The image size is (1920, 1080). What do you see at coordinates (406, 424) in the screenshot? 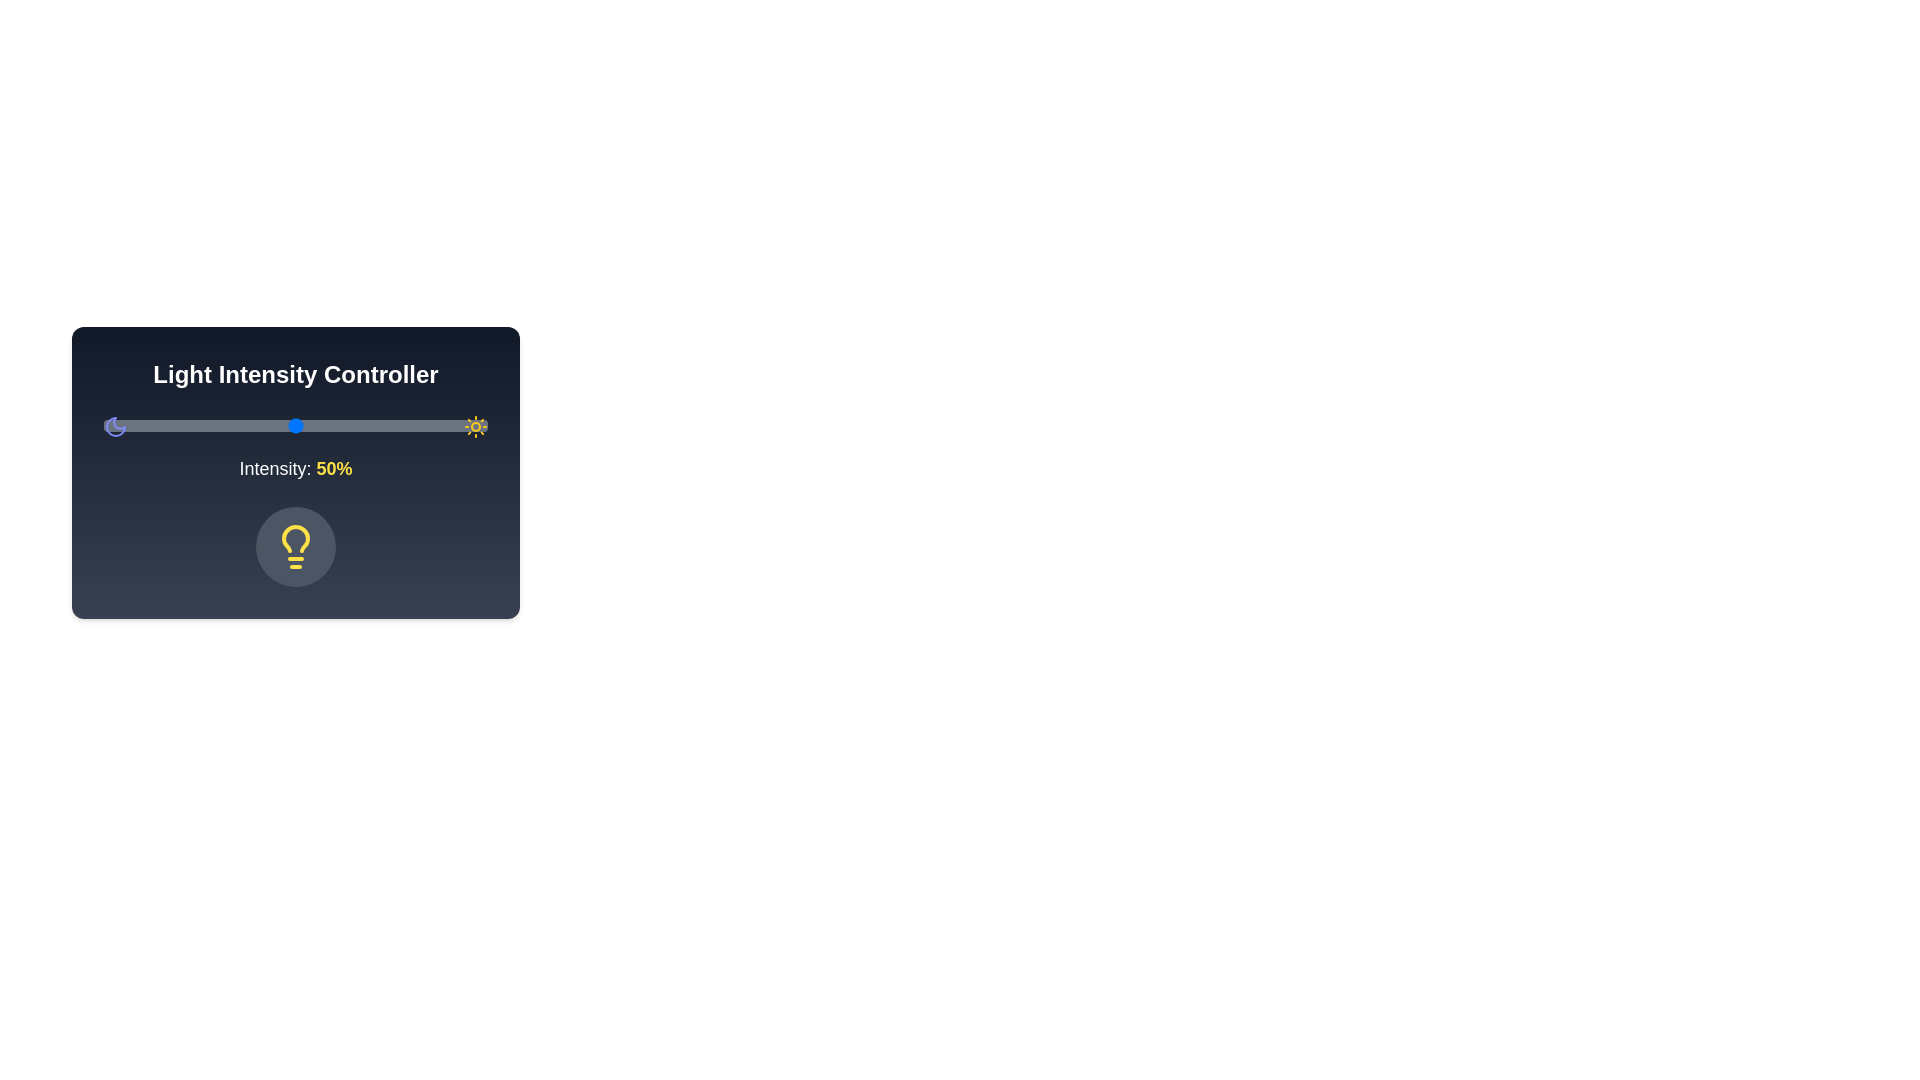
I see `the light intensity to 79% by moving the slider` at bounding box center [406, 424].